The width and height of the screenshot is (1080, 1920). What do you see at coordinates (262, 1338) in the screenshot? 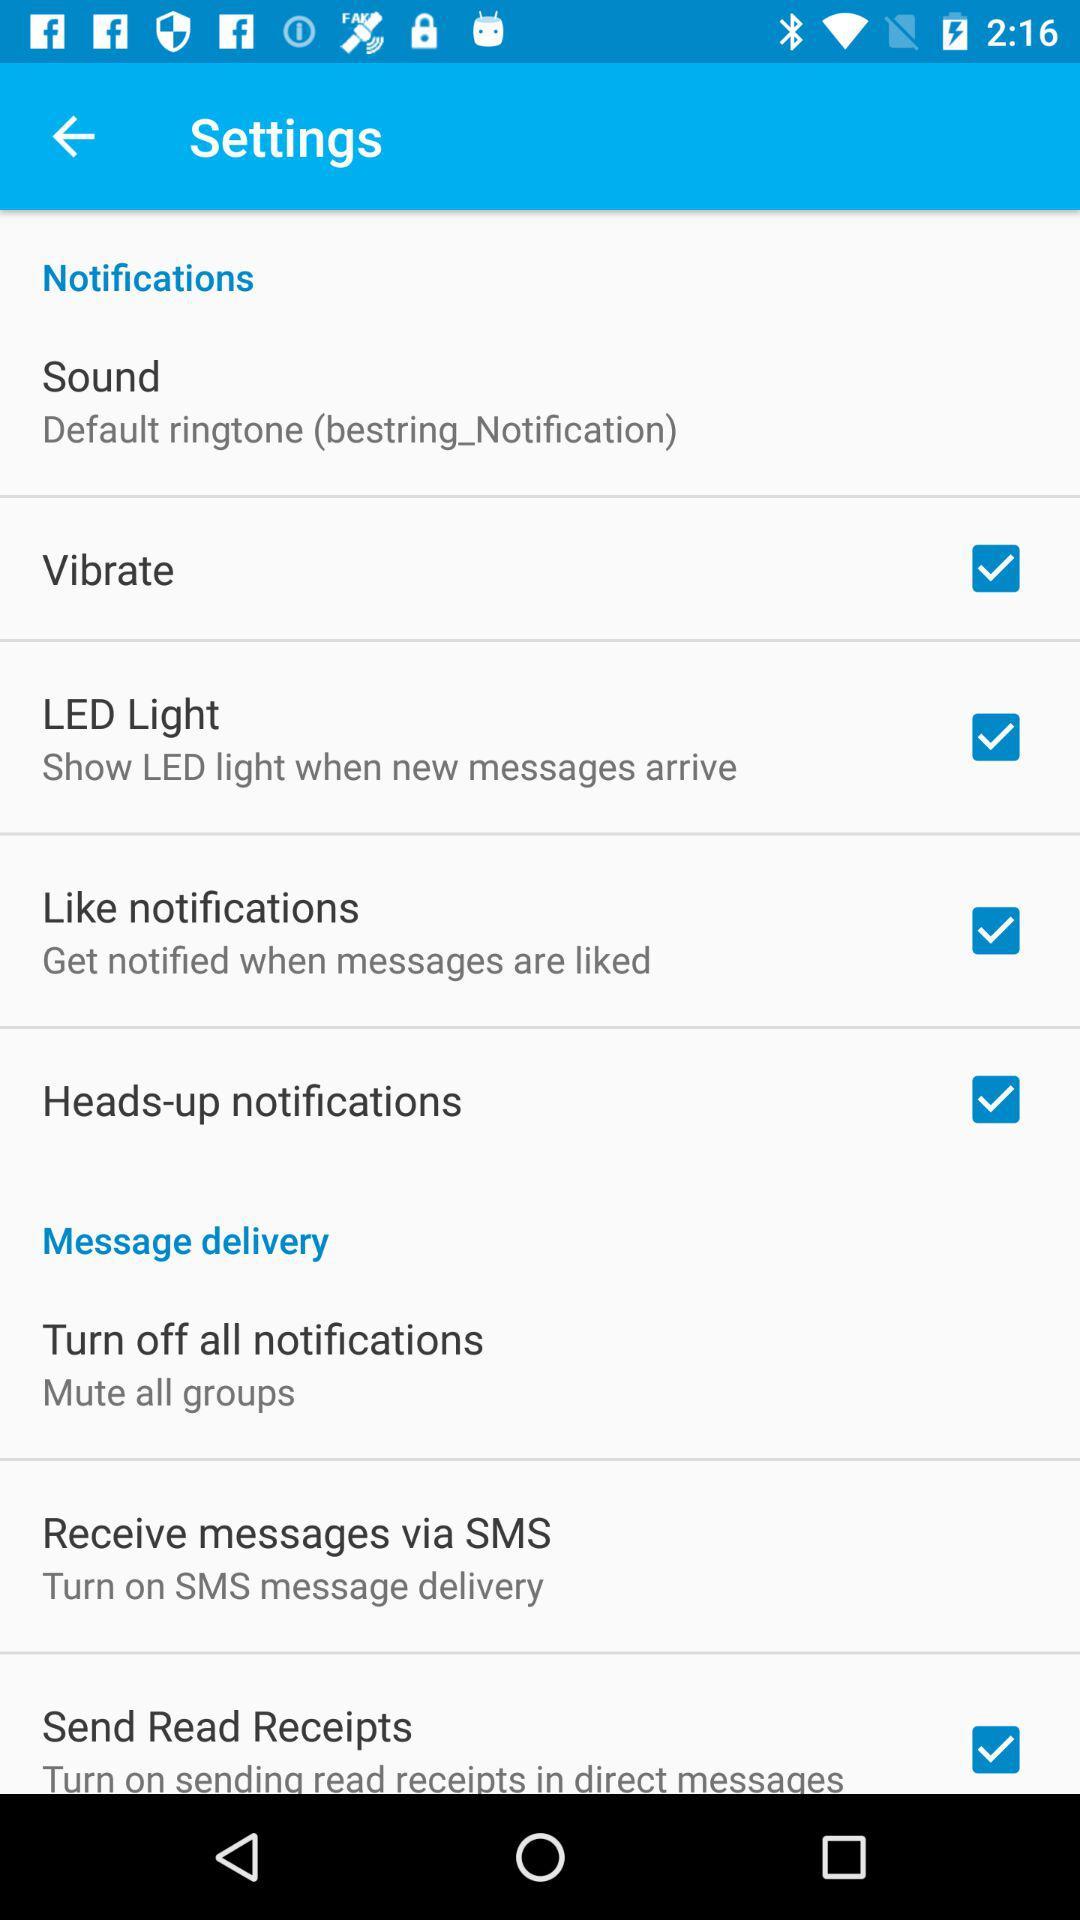
I see `turn off all item` at bounding box center [262, 1338].